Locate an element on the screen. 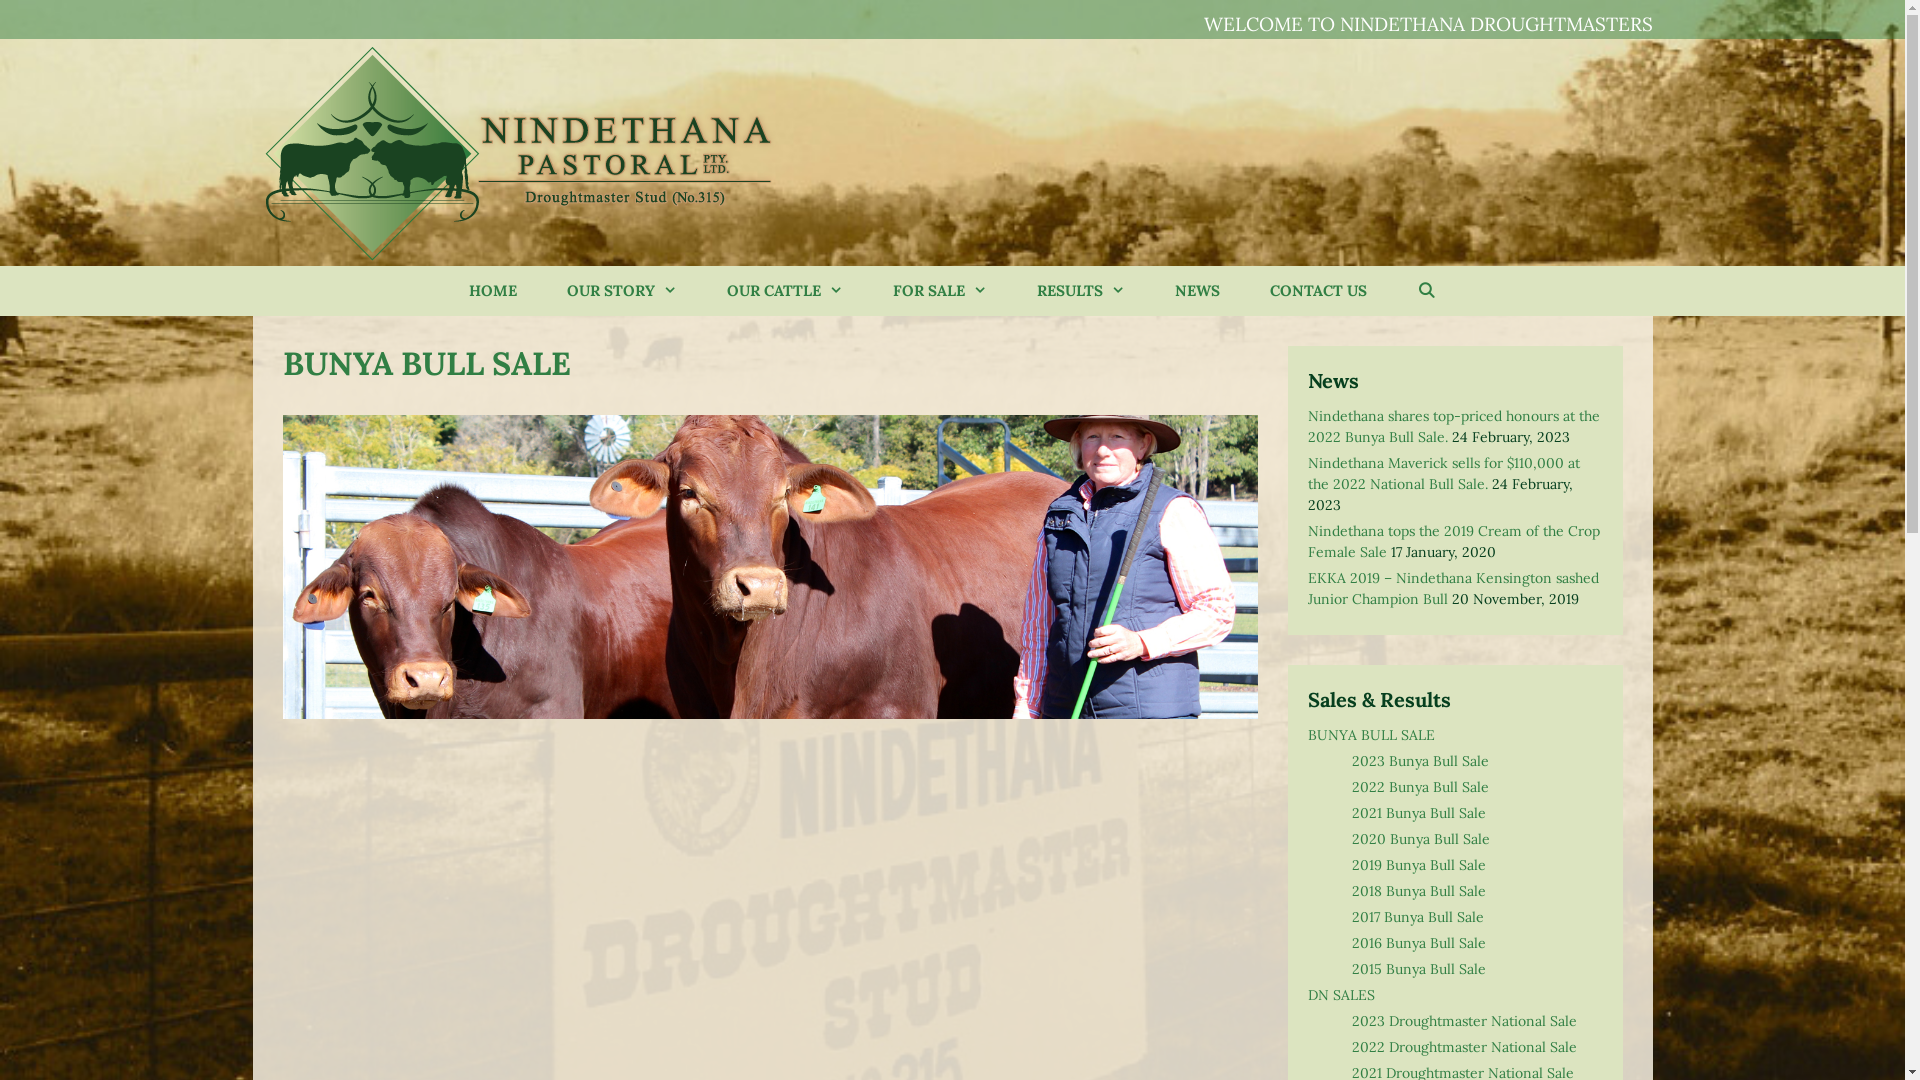 This screenshot has width=1920, height=1080. 'RESULTS' is located at coordinates (1079, 290).